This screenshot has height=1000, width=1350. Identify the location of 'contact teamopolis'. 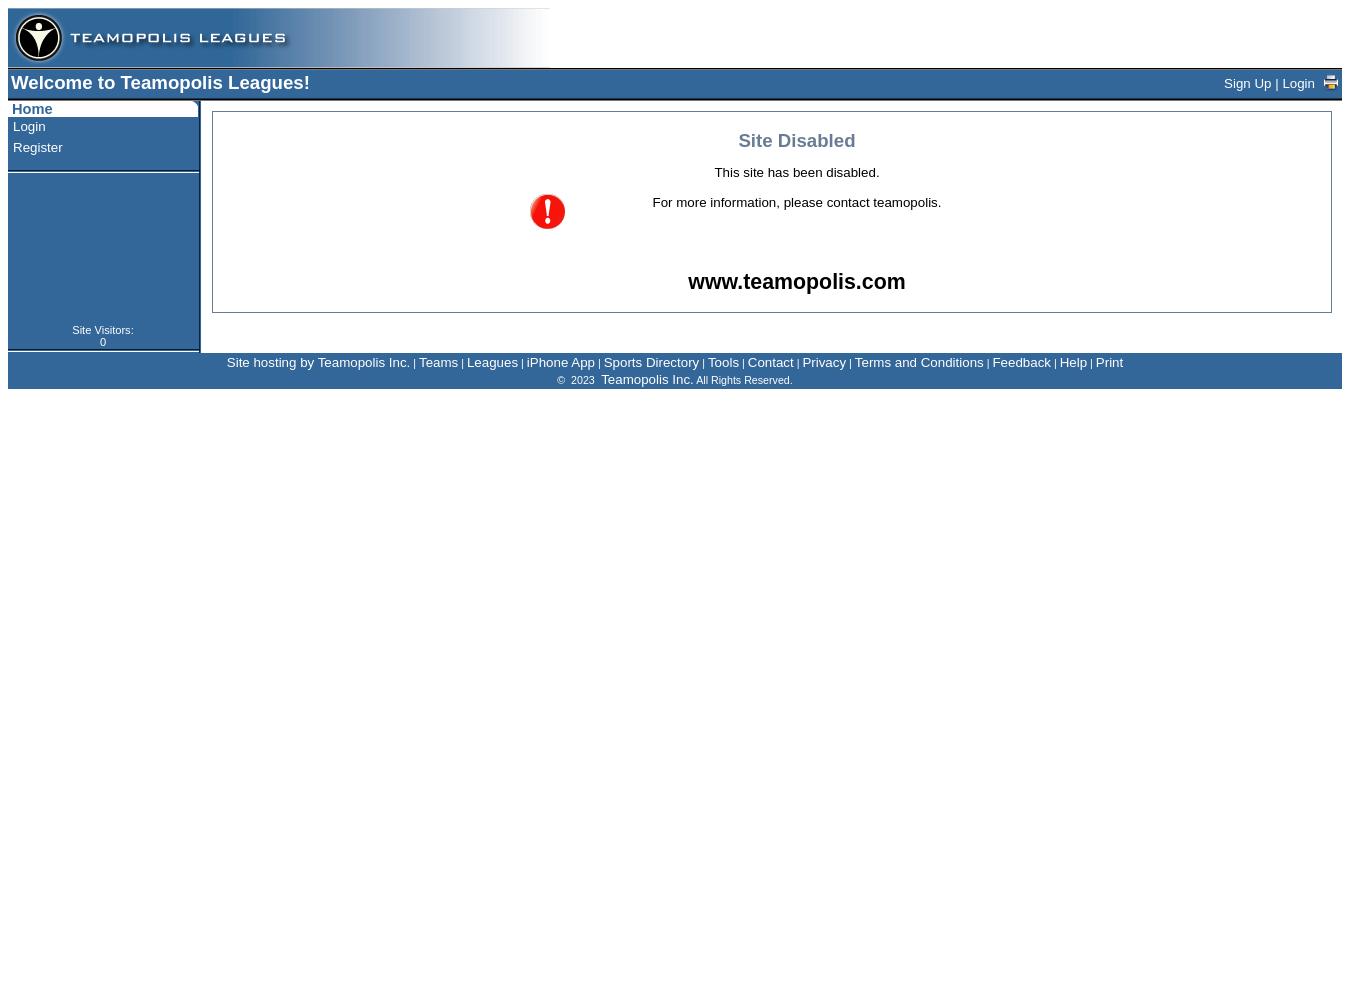
(881, 201).